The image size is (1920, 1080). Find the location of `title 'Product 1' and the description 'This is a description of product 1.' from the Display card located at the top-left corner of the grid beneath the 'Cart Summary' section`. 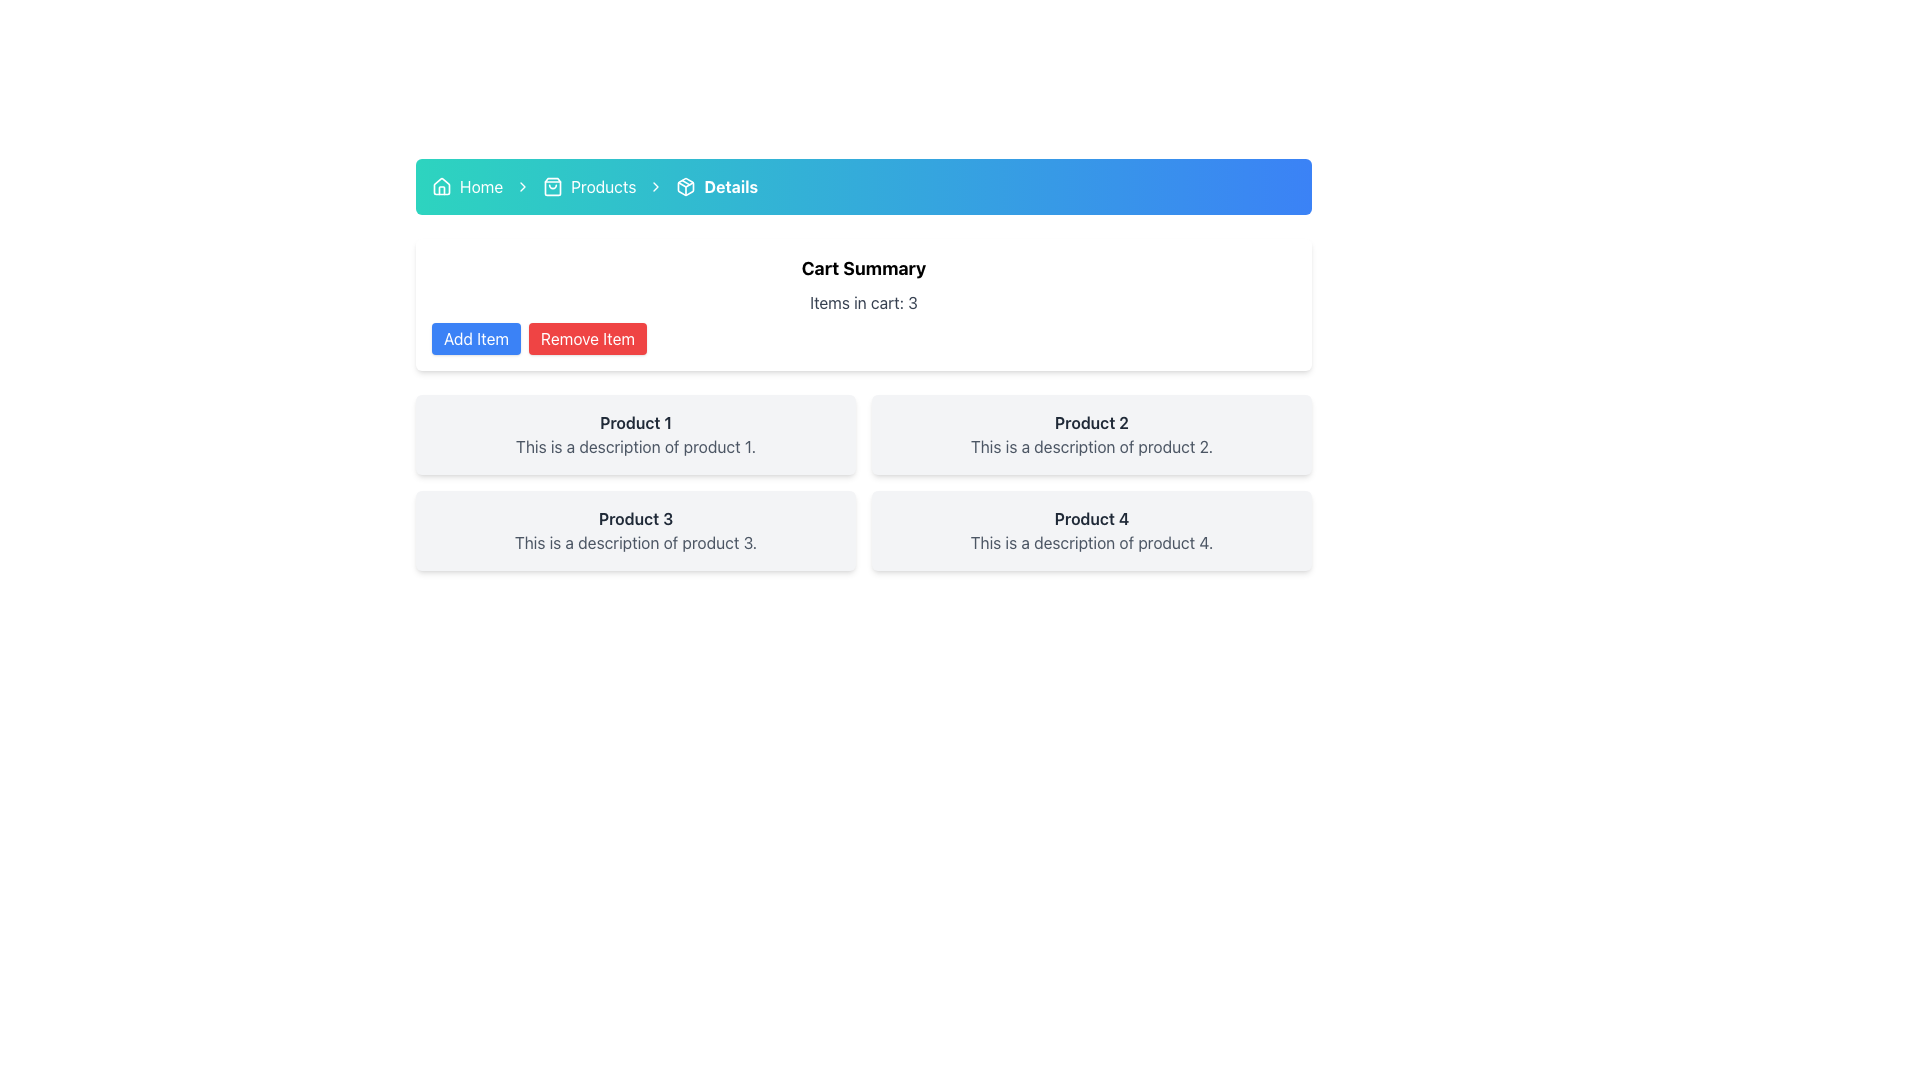

title 'Product 1' and the description 'This is a description of product 1.' from the Display card located at the top-left corner of the grid beneath the 'Cart Summary' section is located at coordinates (634, 434).